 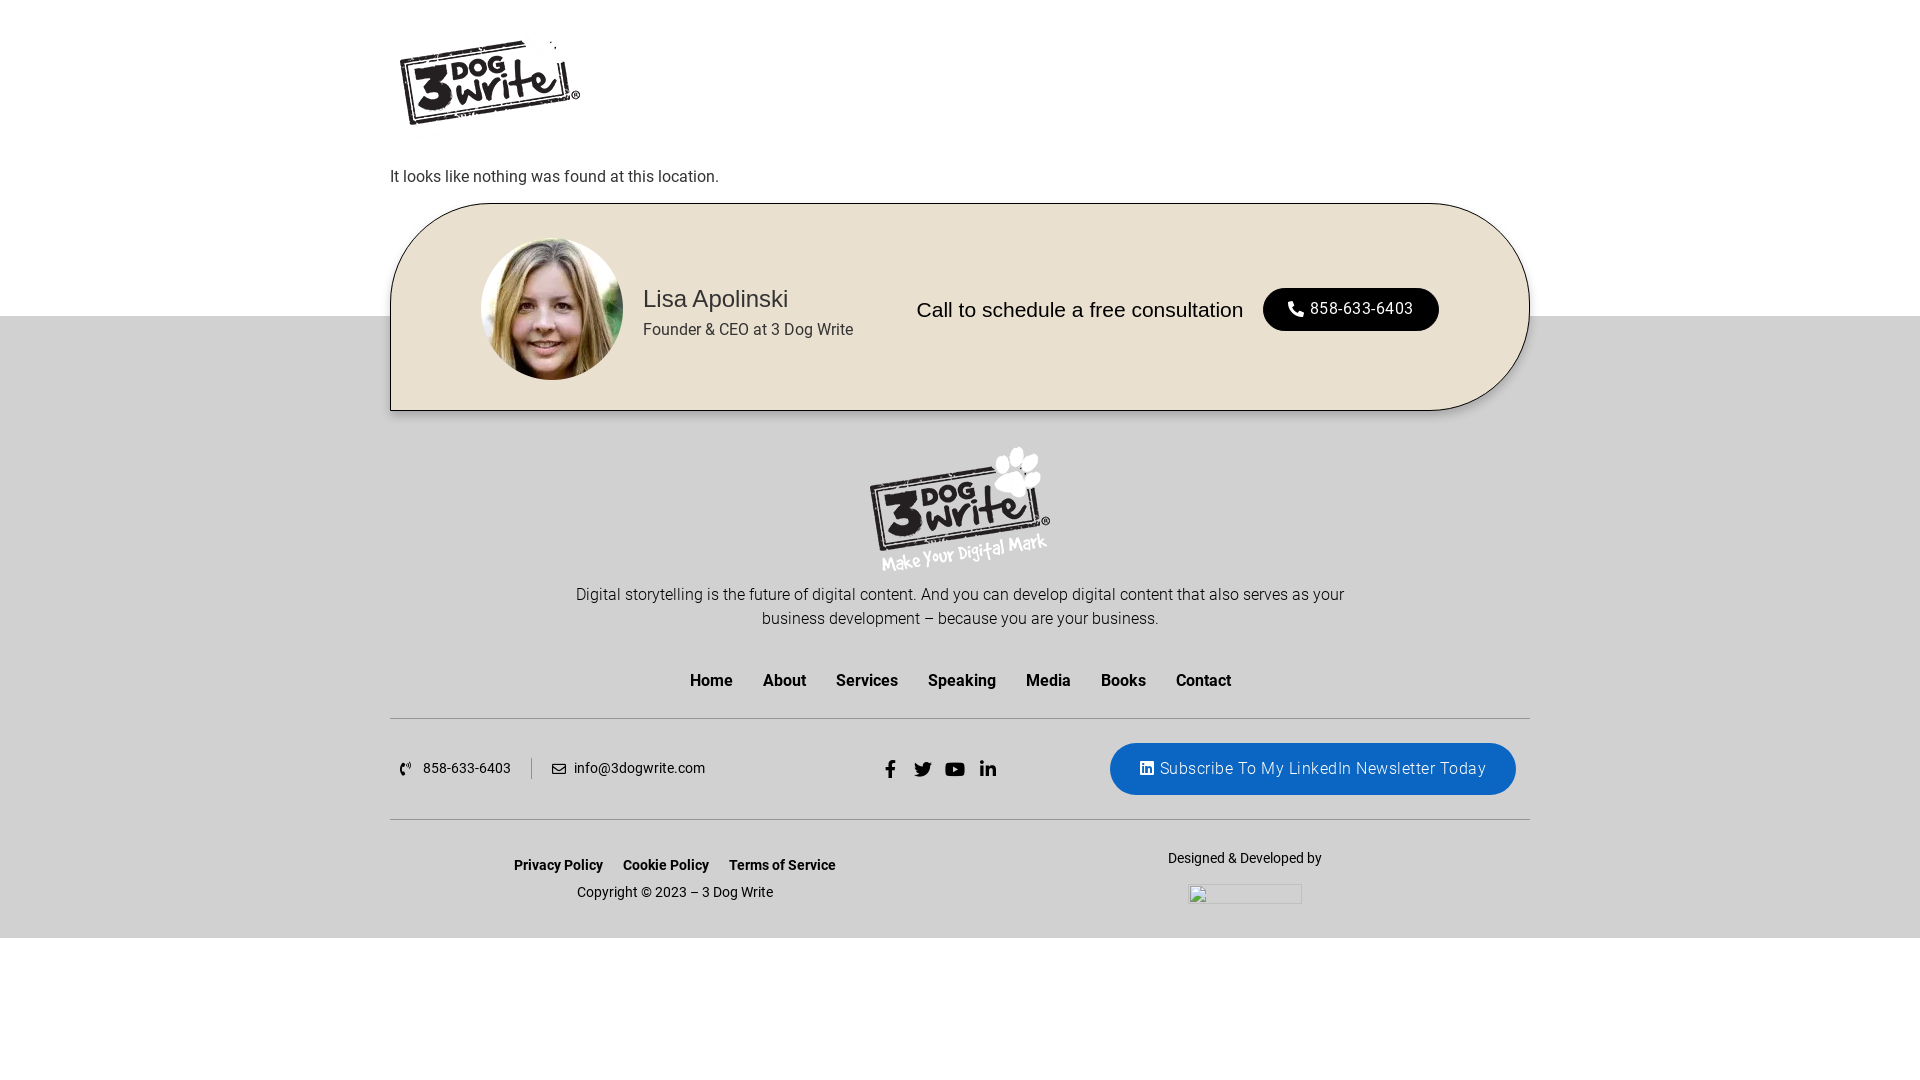 I want to click on '858-633-6403', so click(x=454, y=767).